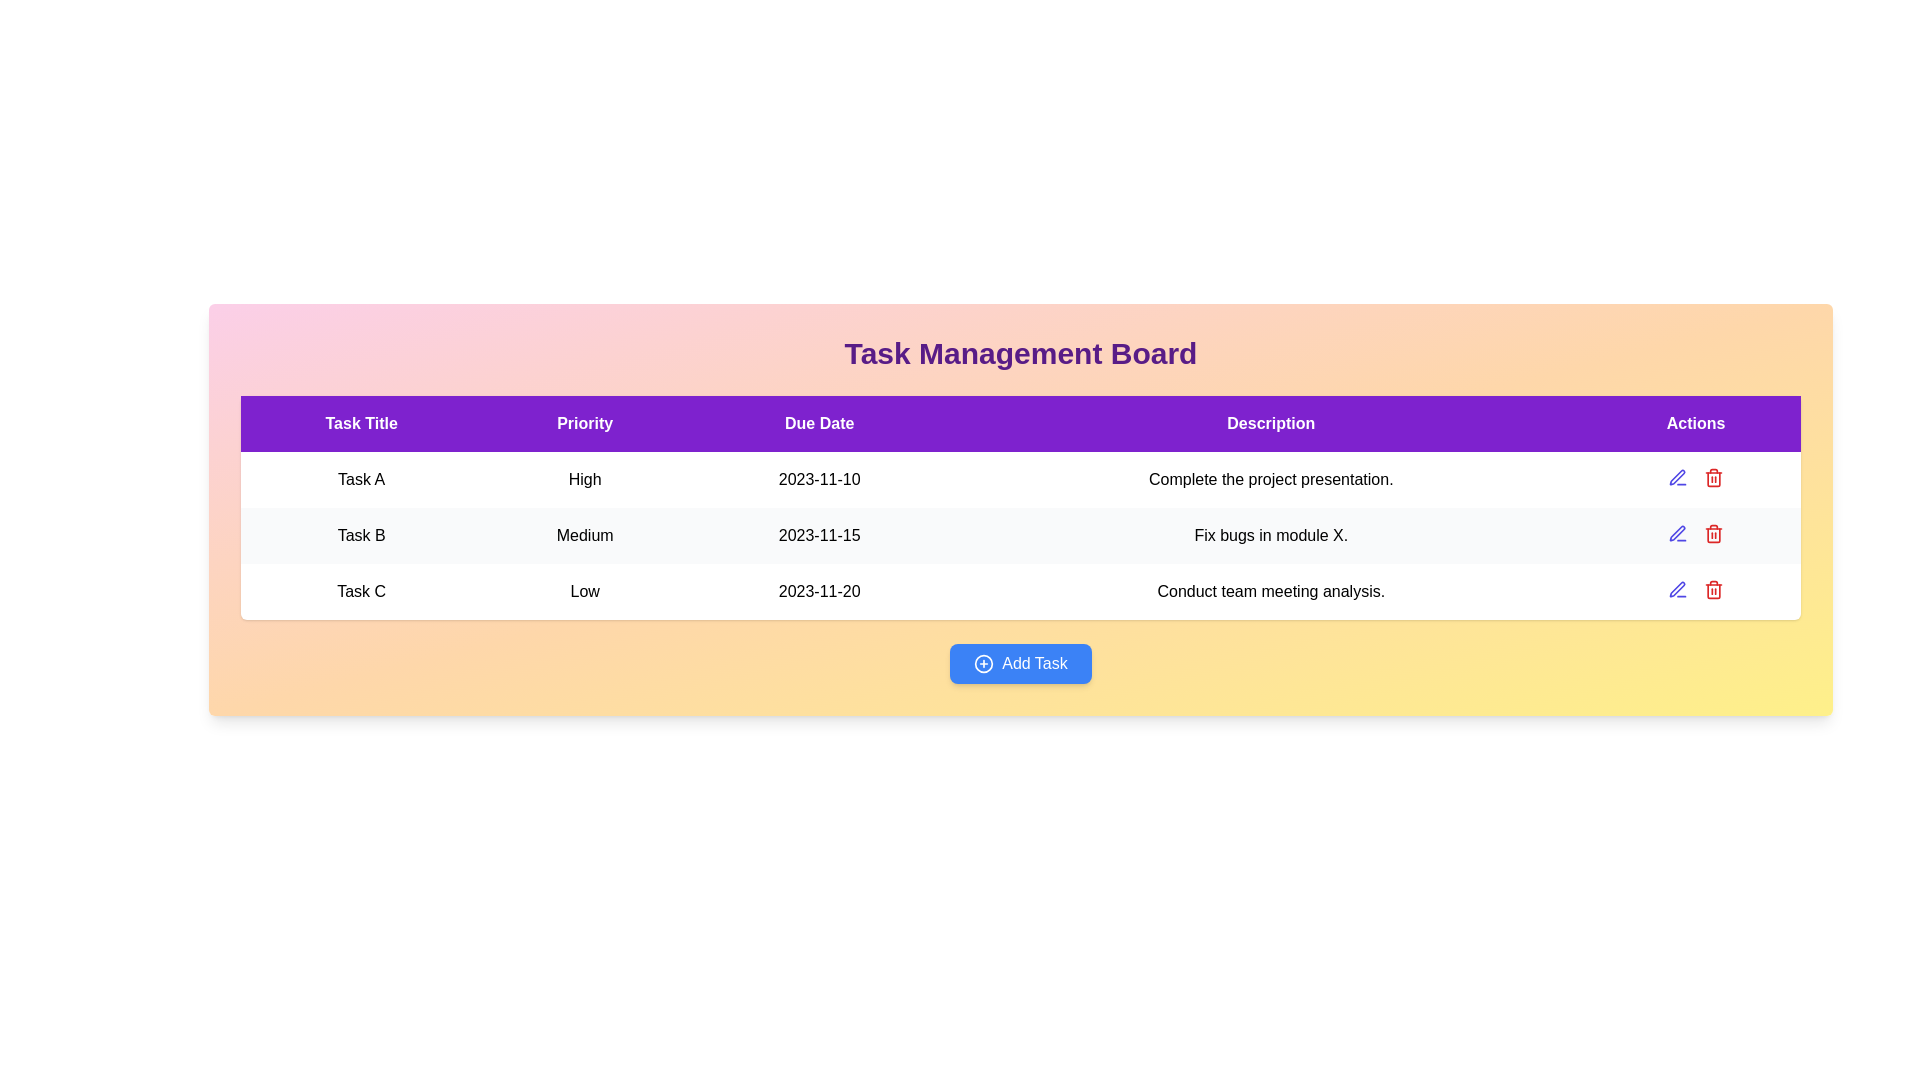  What do you see at coordinates (1678, 532) in the screenshot?
I see `the edit button associated with 'Task B' in the Actions column` at bounding box center [1678, 532].